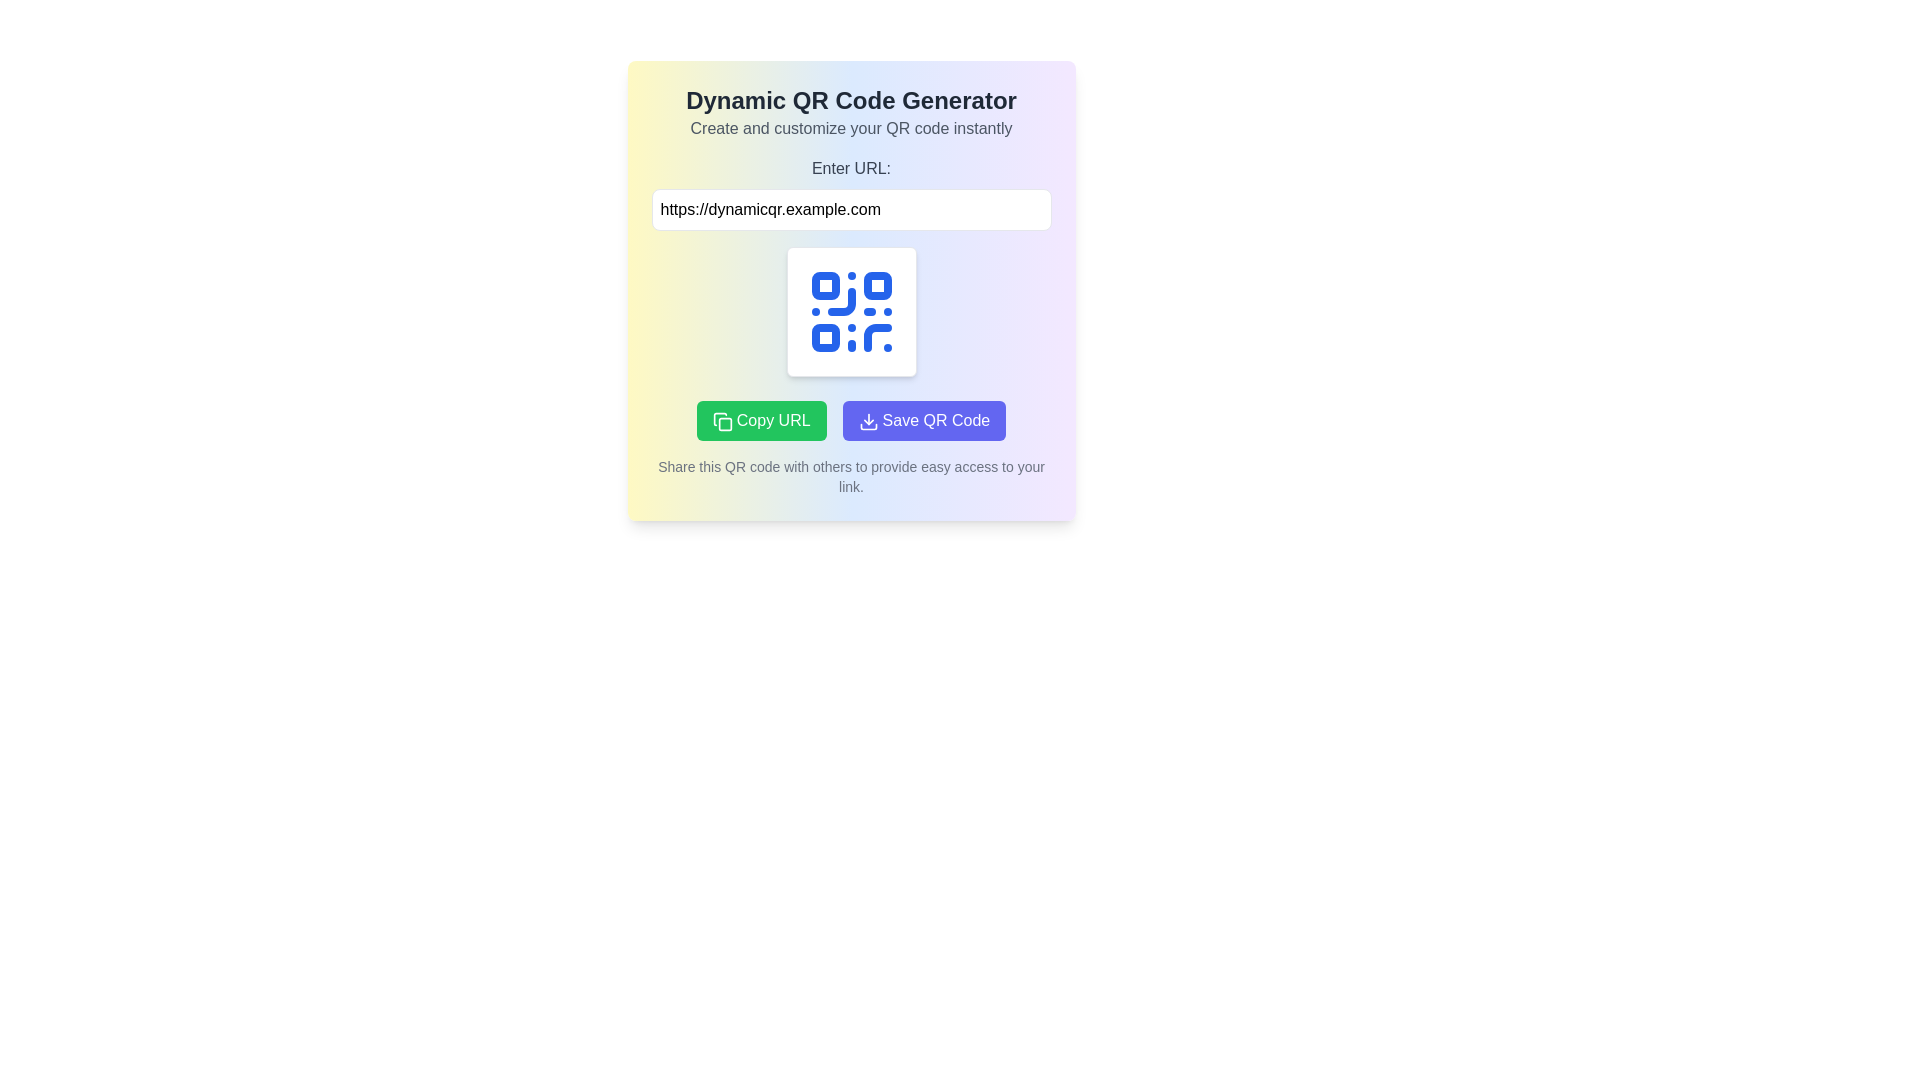  Describe the element at coordinates (851, 193) in the screenshot. I see `the text input field labeled 'Enter URL:' which contains the pre-filled URL 'https://dynamicqr.example.com'` at that location.